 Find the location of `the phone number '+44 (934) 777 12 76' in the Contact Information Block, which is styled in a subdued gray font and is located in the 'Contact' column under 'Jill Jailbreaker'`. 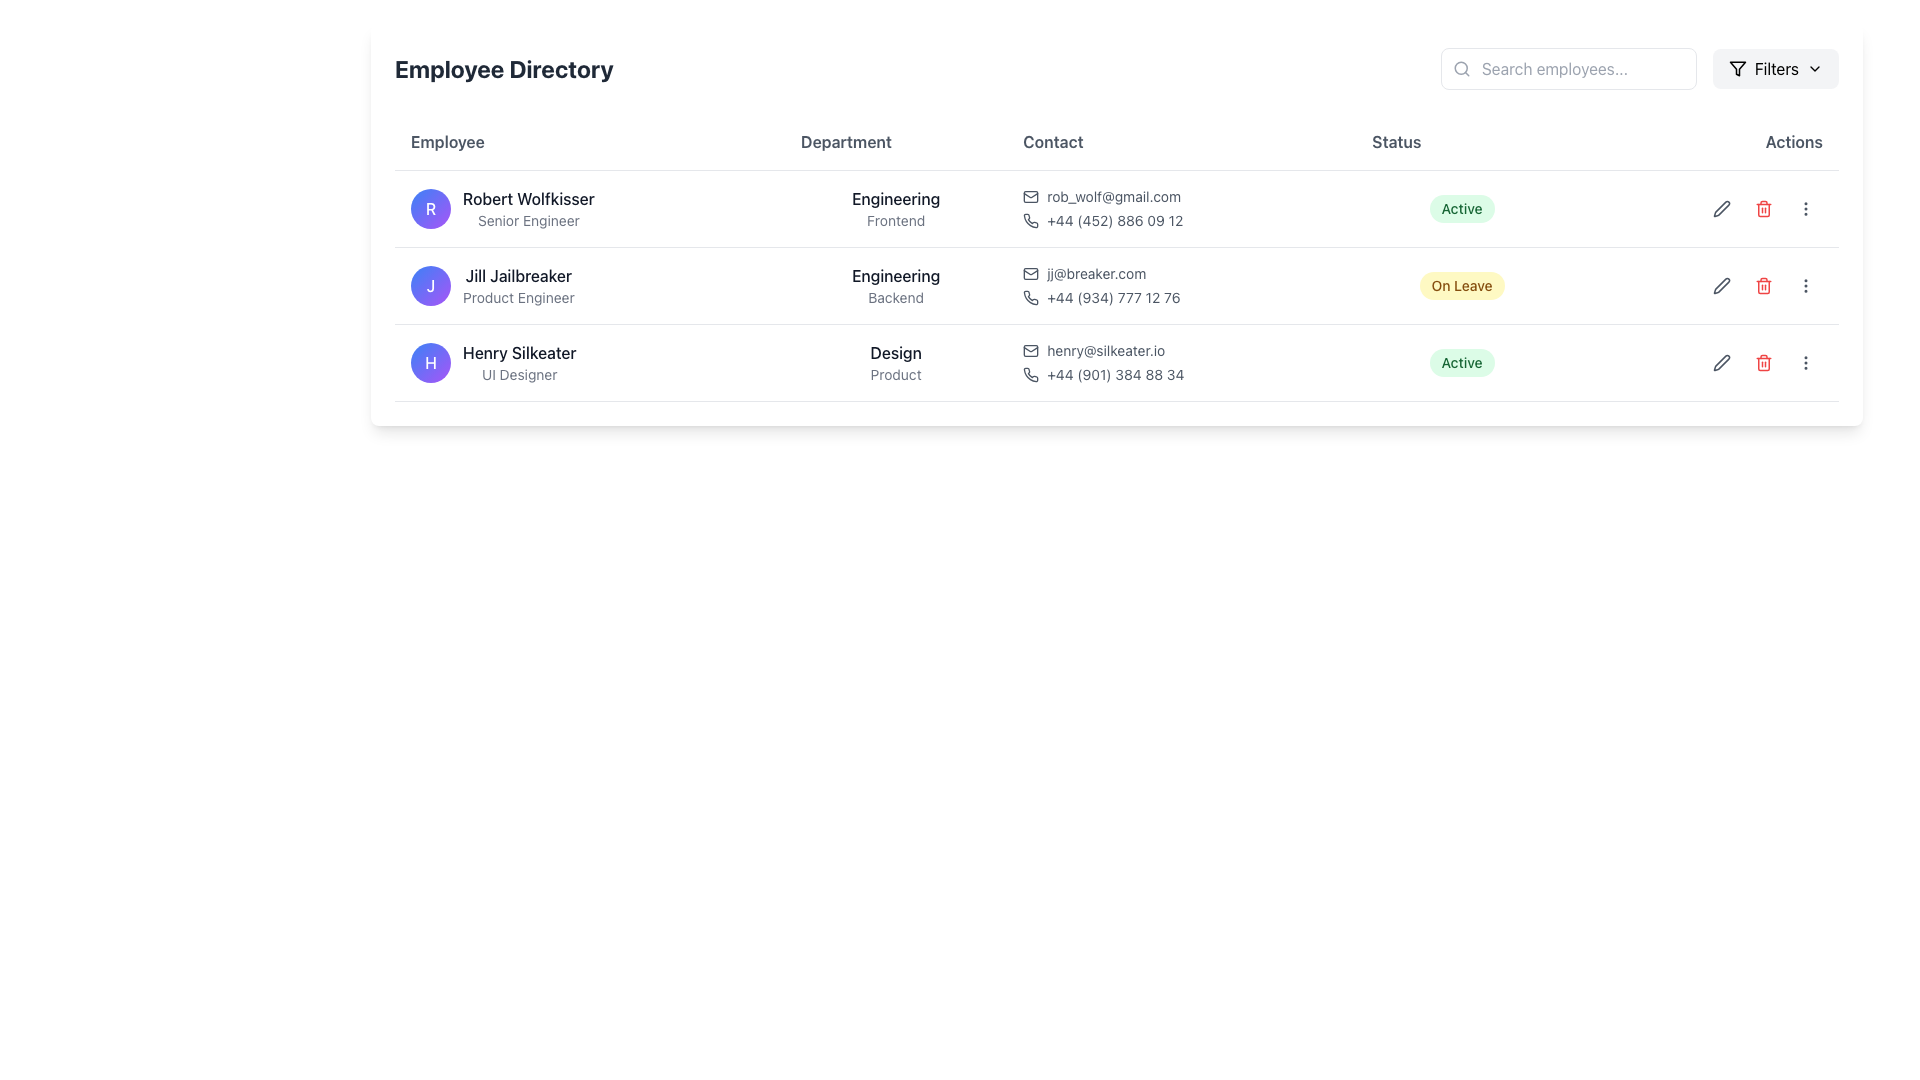

the phone number '+44 (934) 777 12 76' in the Contact Information Block, which is styled in a subdued gray font and is located in the 'Contact' column under 'Jill Jailbreaker' is located at coordinates (1181, 285).